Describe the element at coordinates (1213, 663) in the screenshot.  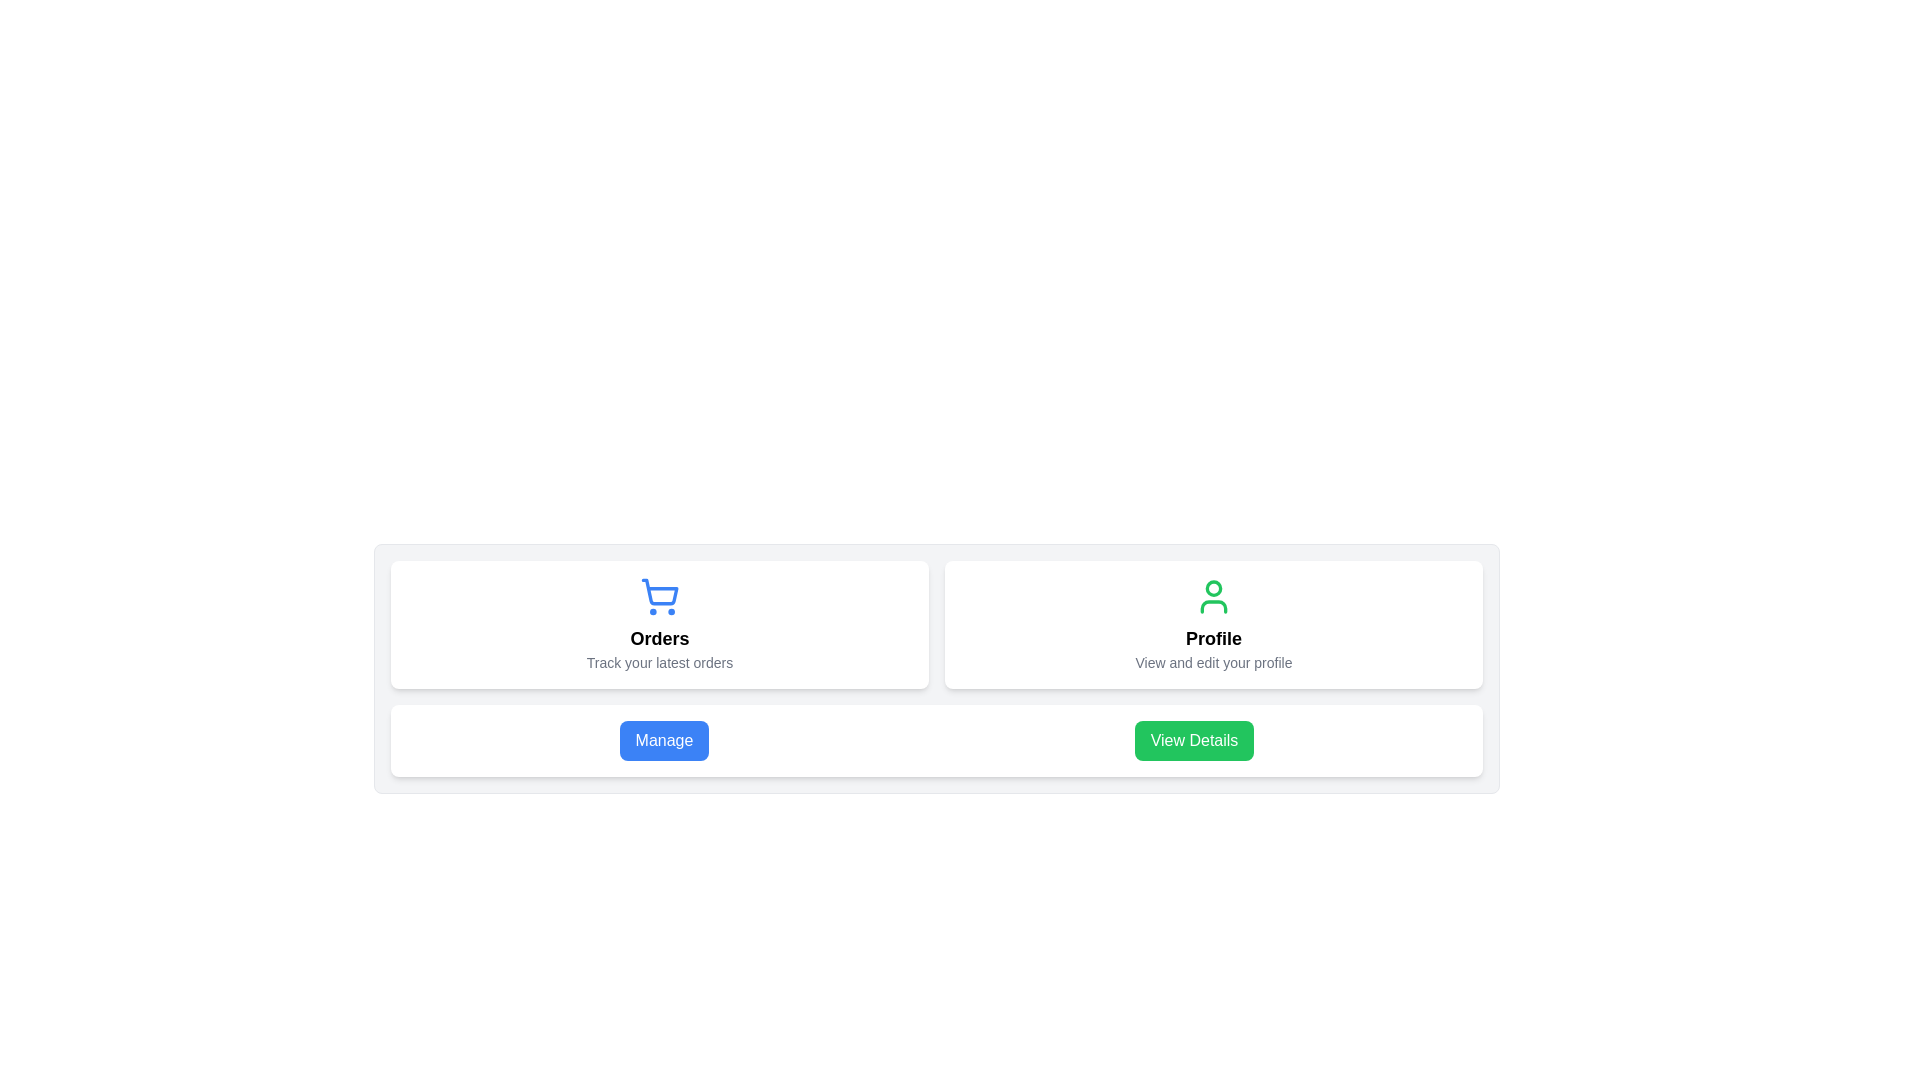
I see `the text element that provides a description or hint for editing the user's profile, located below the 'Profile' heading and a green user icon in the second card element on the right side of a grid layout` at that location.